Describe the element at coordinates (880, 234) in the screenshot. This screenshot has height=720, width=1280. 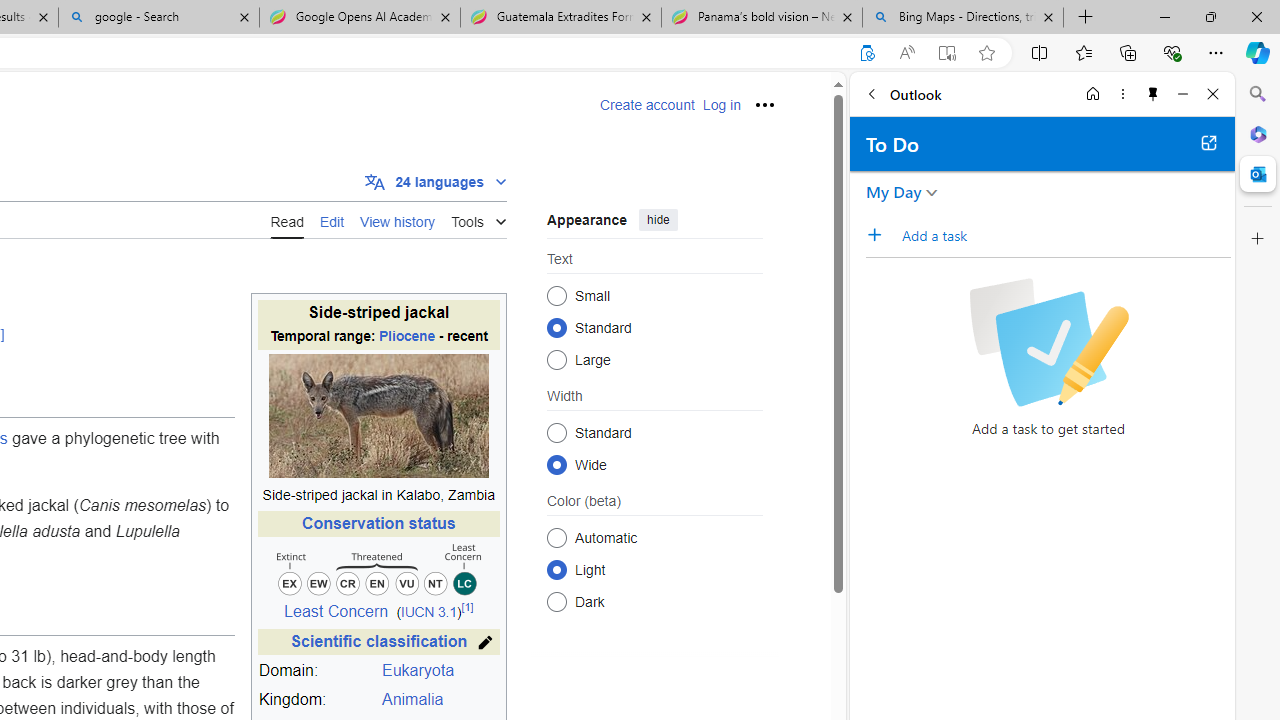
I see `'Add a task'` at that location.